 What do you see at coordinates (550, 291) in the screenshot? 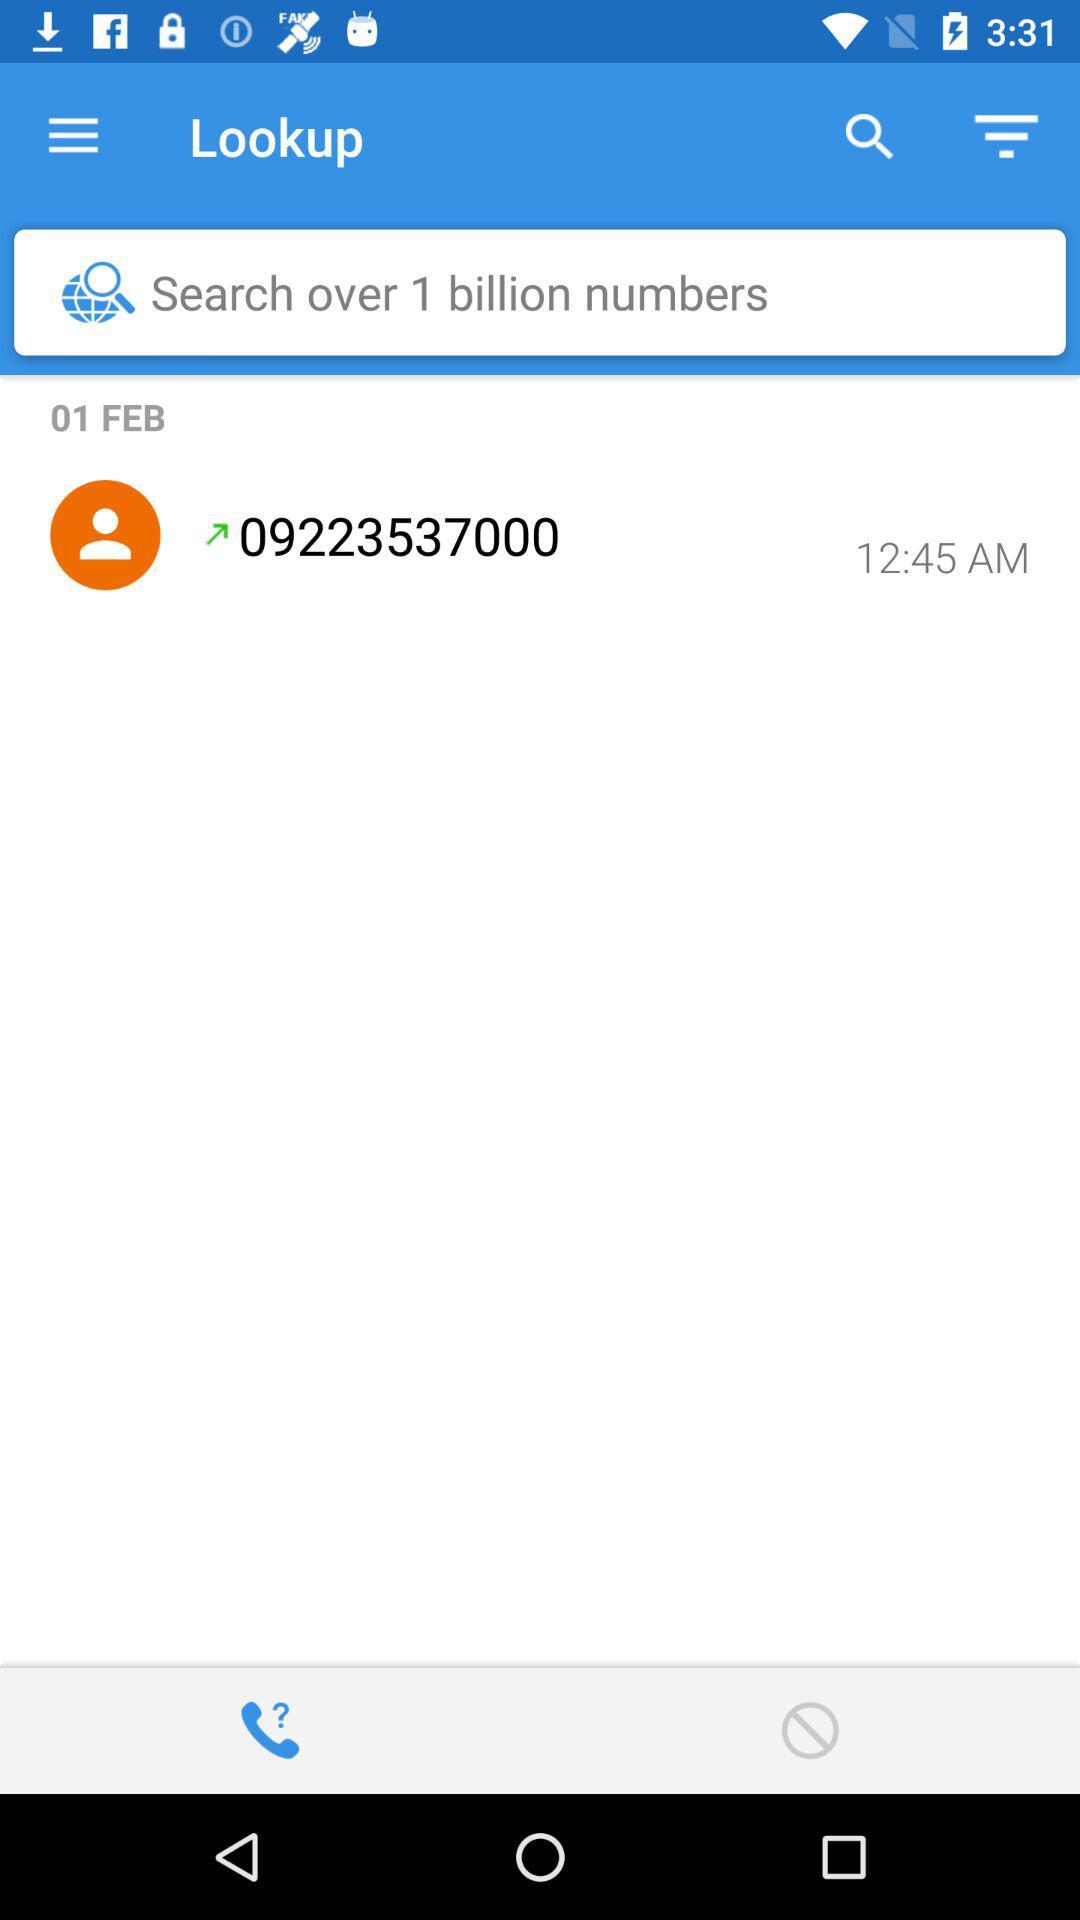
I see `search over 1` at bounding box center [550, 291].